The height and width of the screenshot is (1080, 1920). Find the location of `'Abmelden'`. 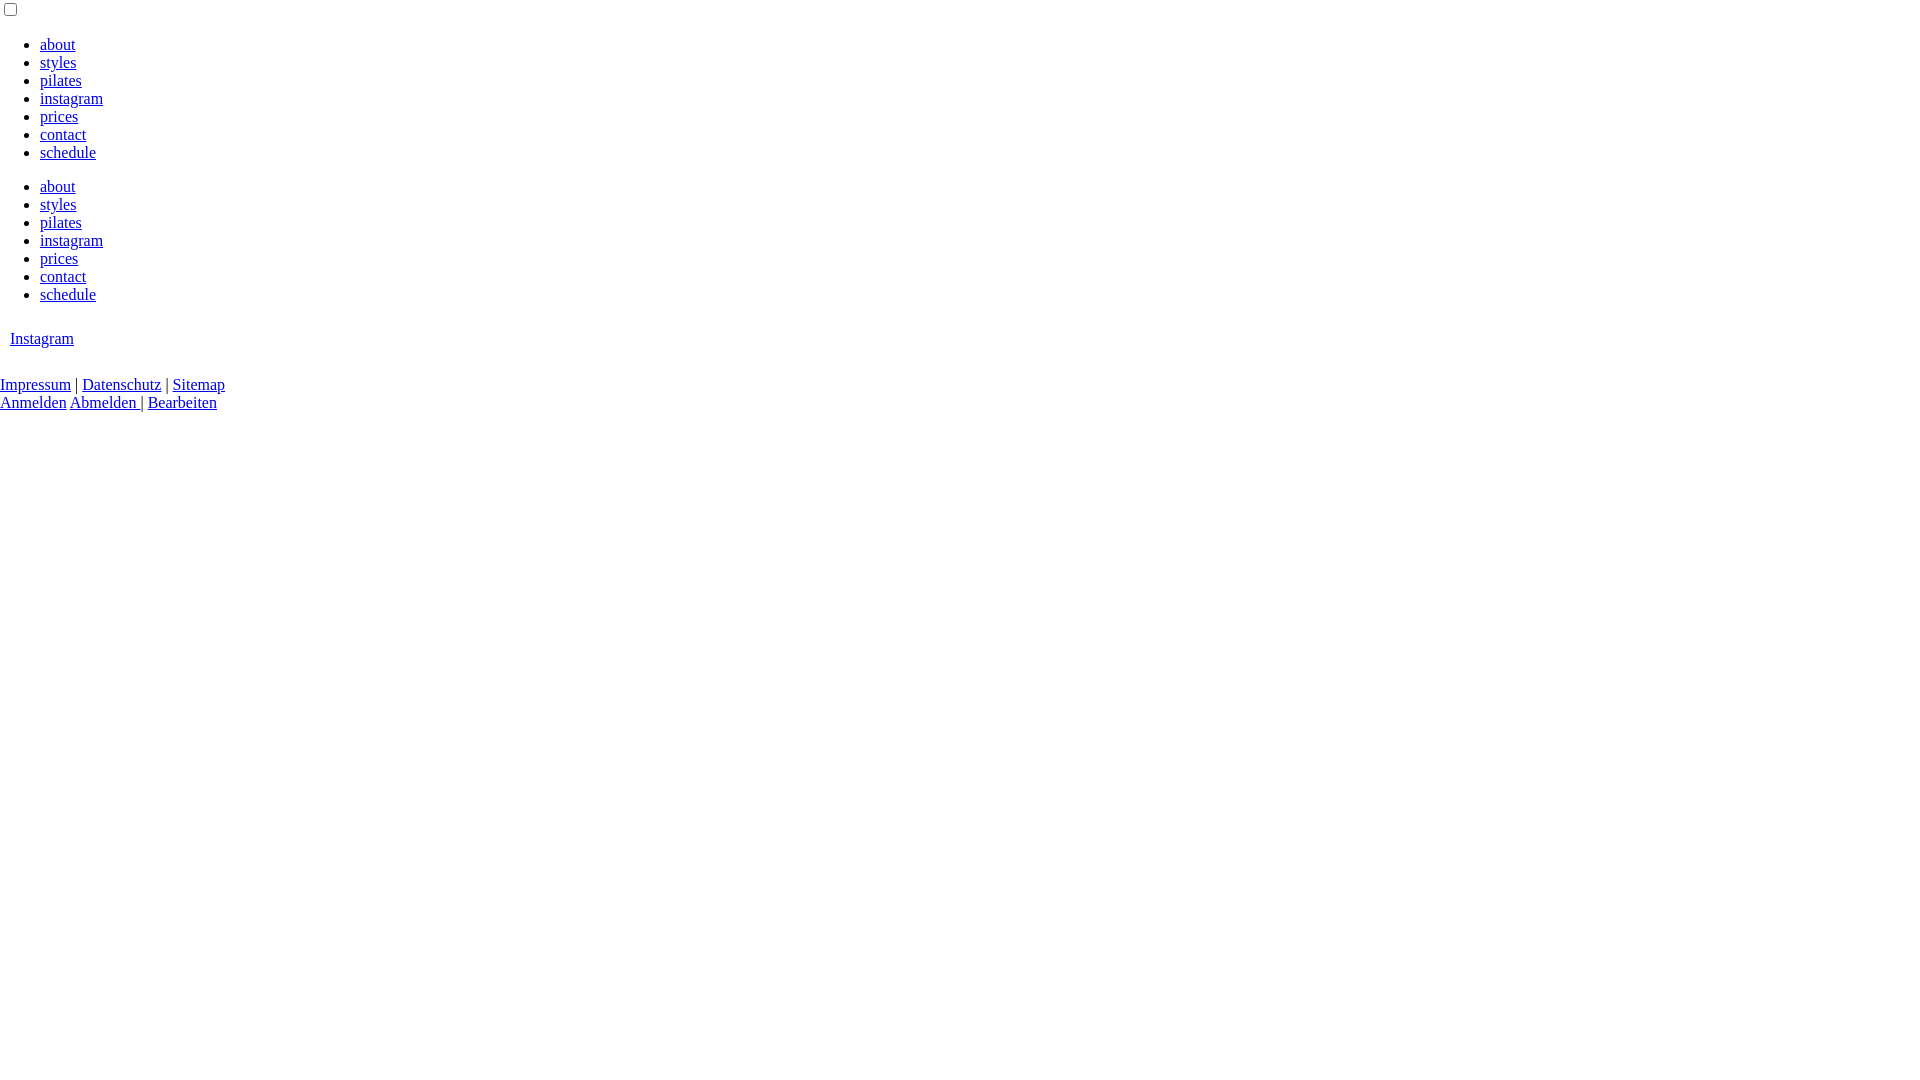

'Abmelden' is located at coordinates (104, 402).